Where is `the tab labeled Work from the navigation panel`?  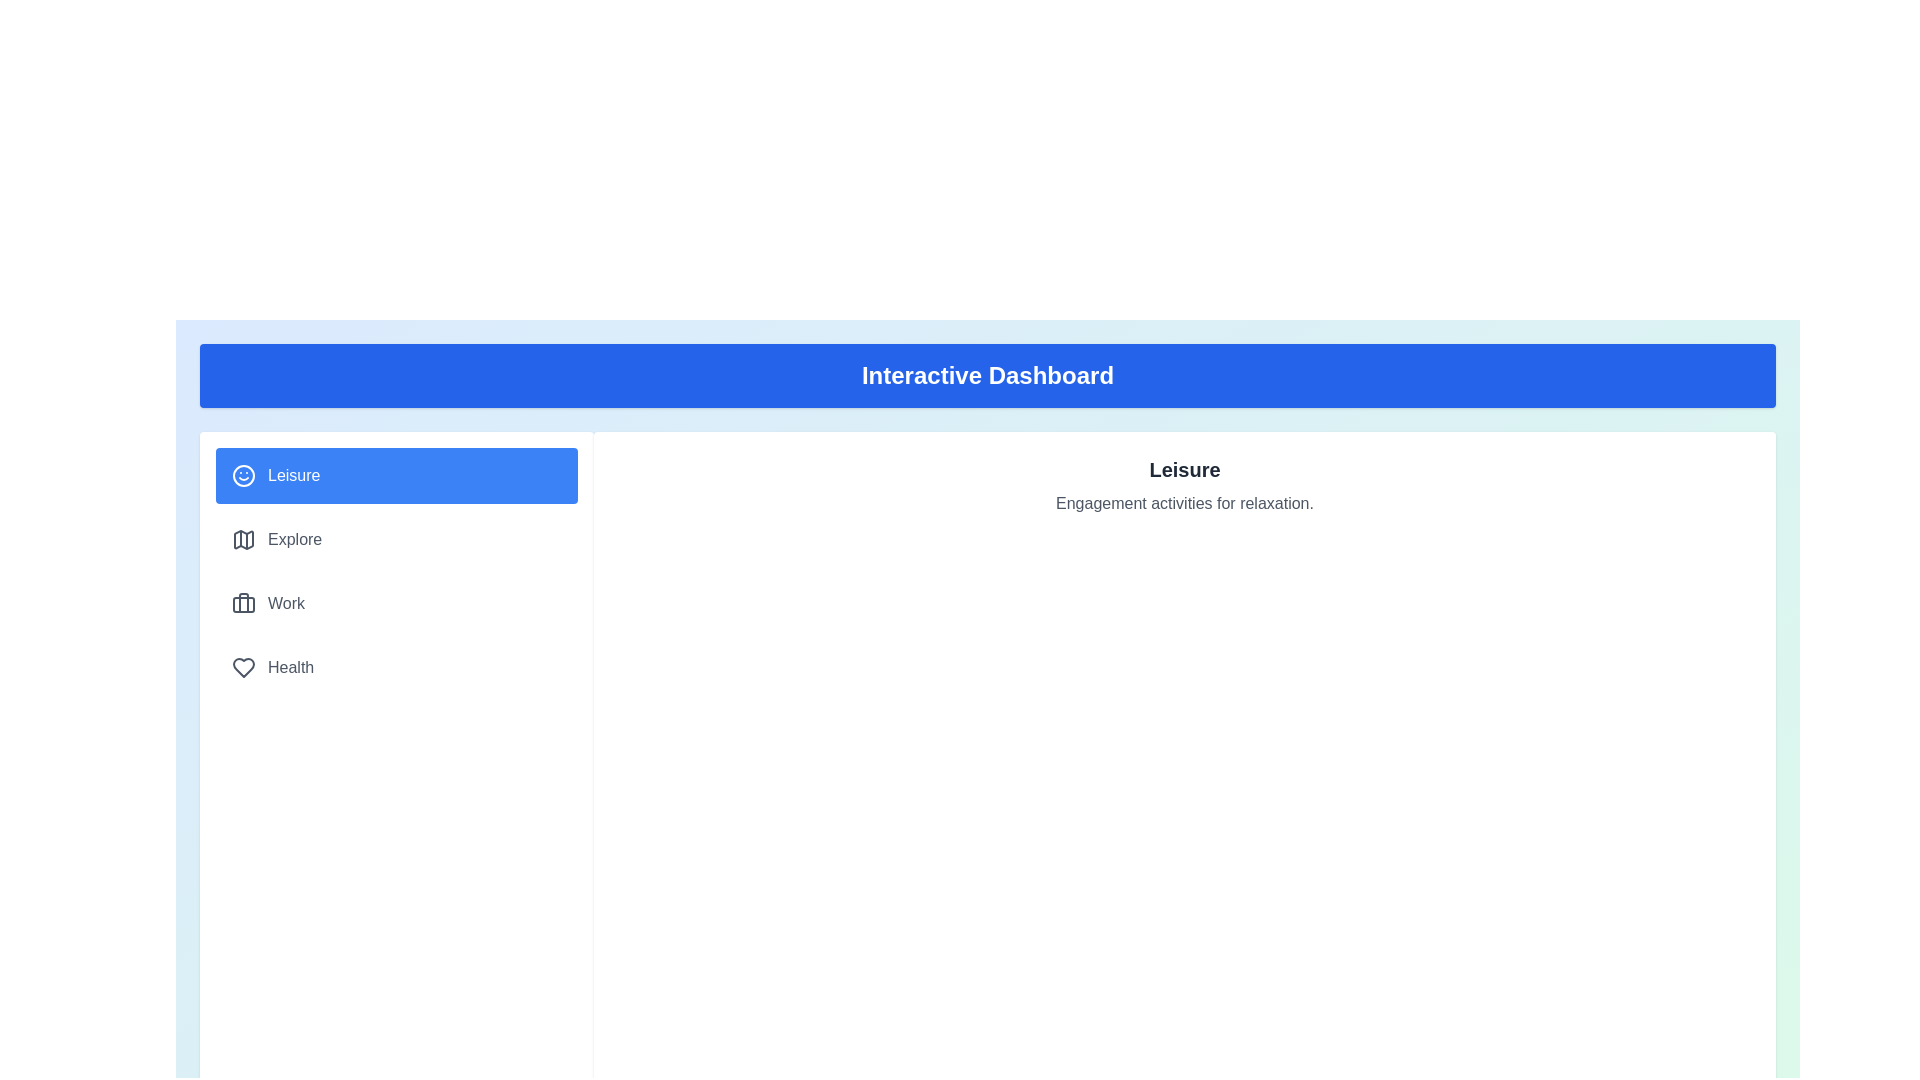
the tab labeled Work from the navigation panel is located at coordinates (397, 603).